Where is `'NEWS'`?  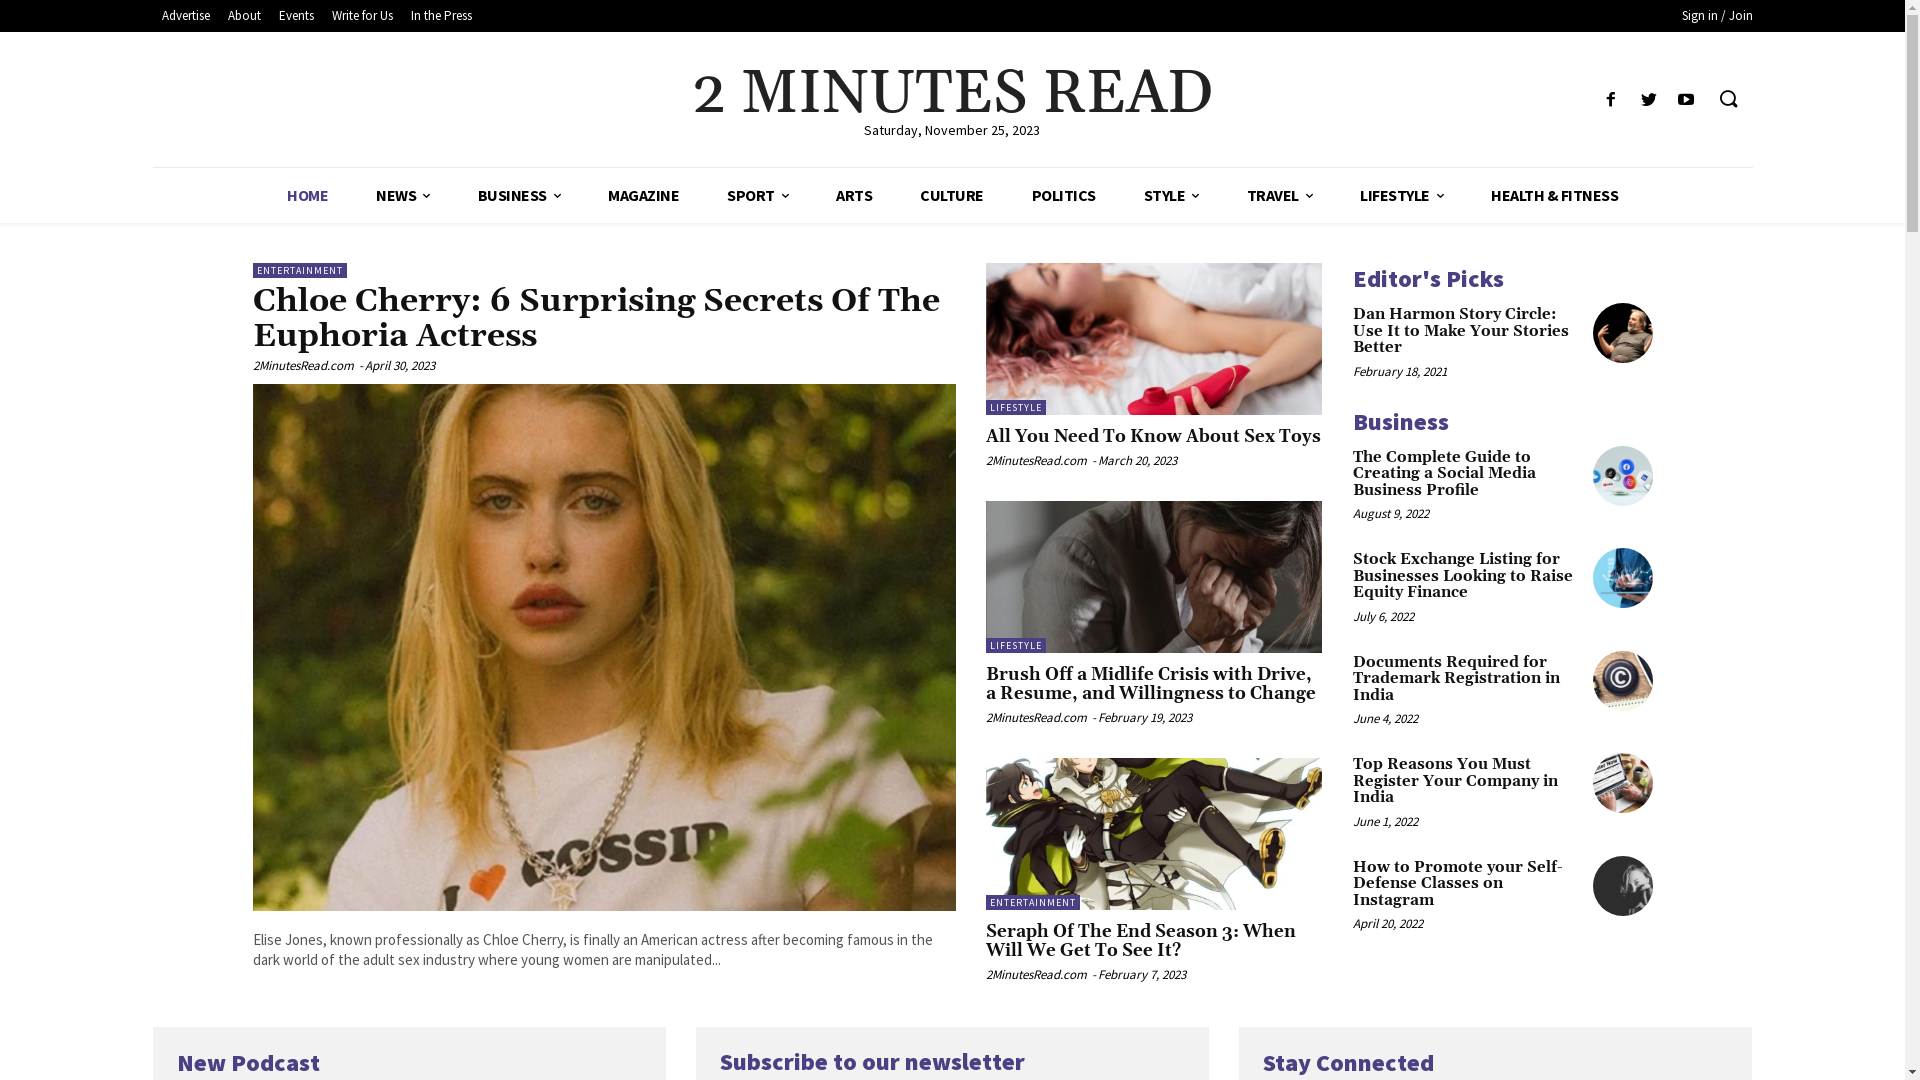 'NEWS' is located at coordinates (402, 195).